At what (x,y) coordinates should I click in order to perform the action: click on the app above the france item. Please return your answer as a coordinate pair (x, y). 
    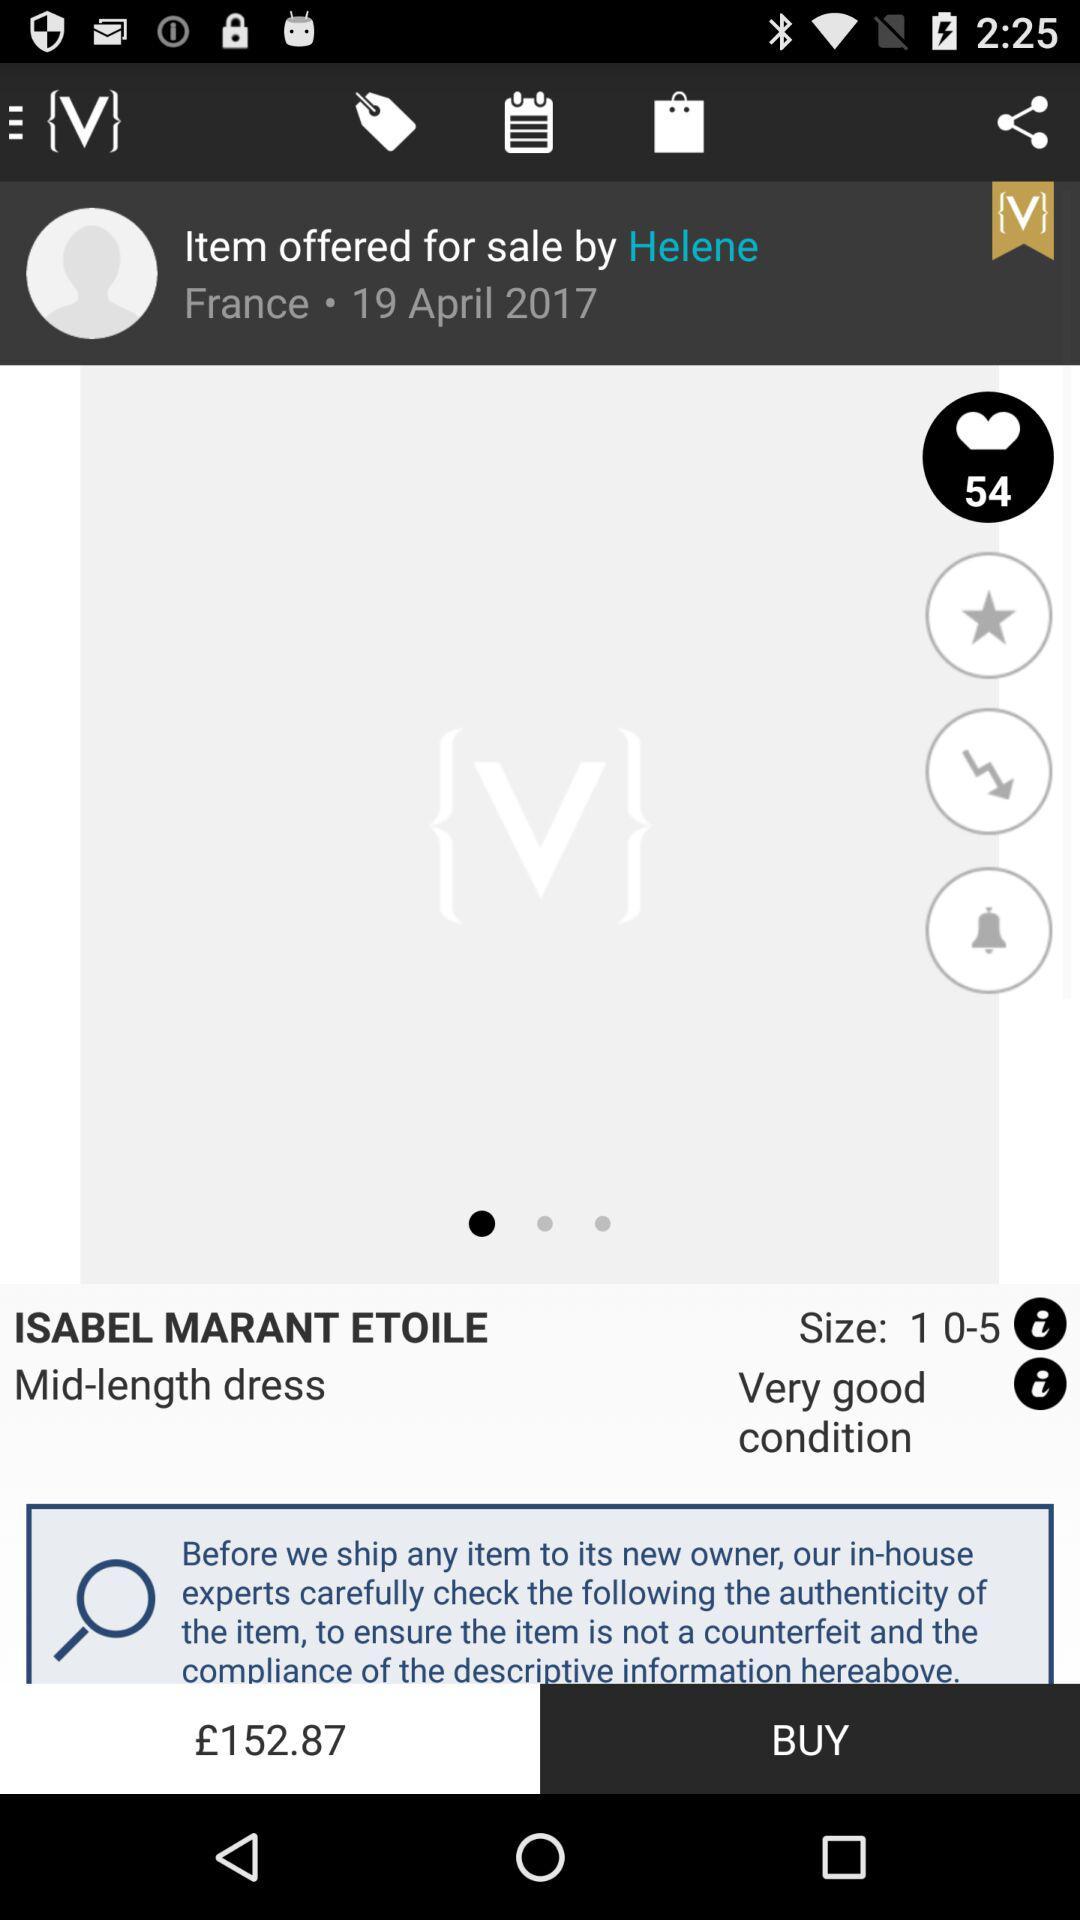
    Looking at the image, I should click on (471, 243).